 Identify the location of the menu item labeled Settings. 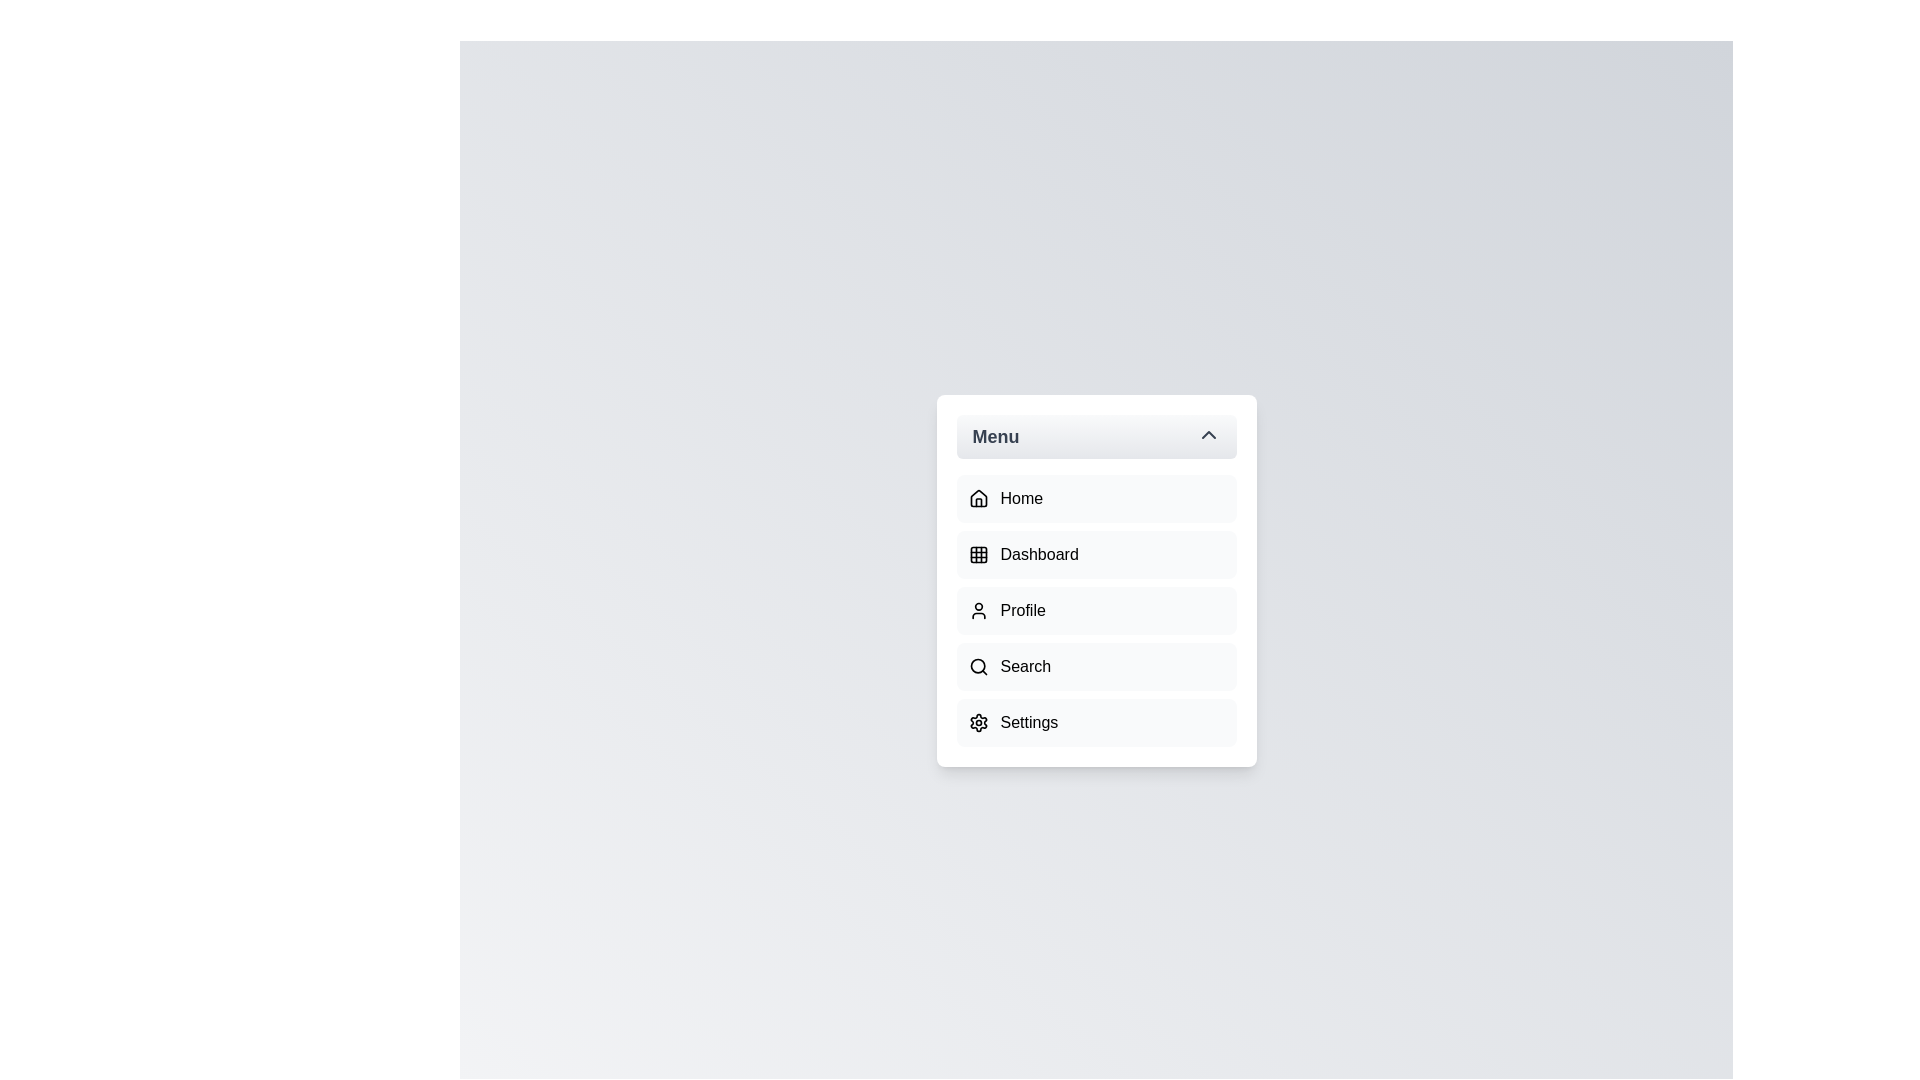
(1095, 722).